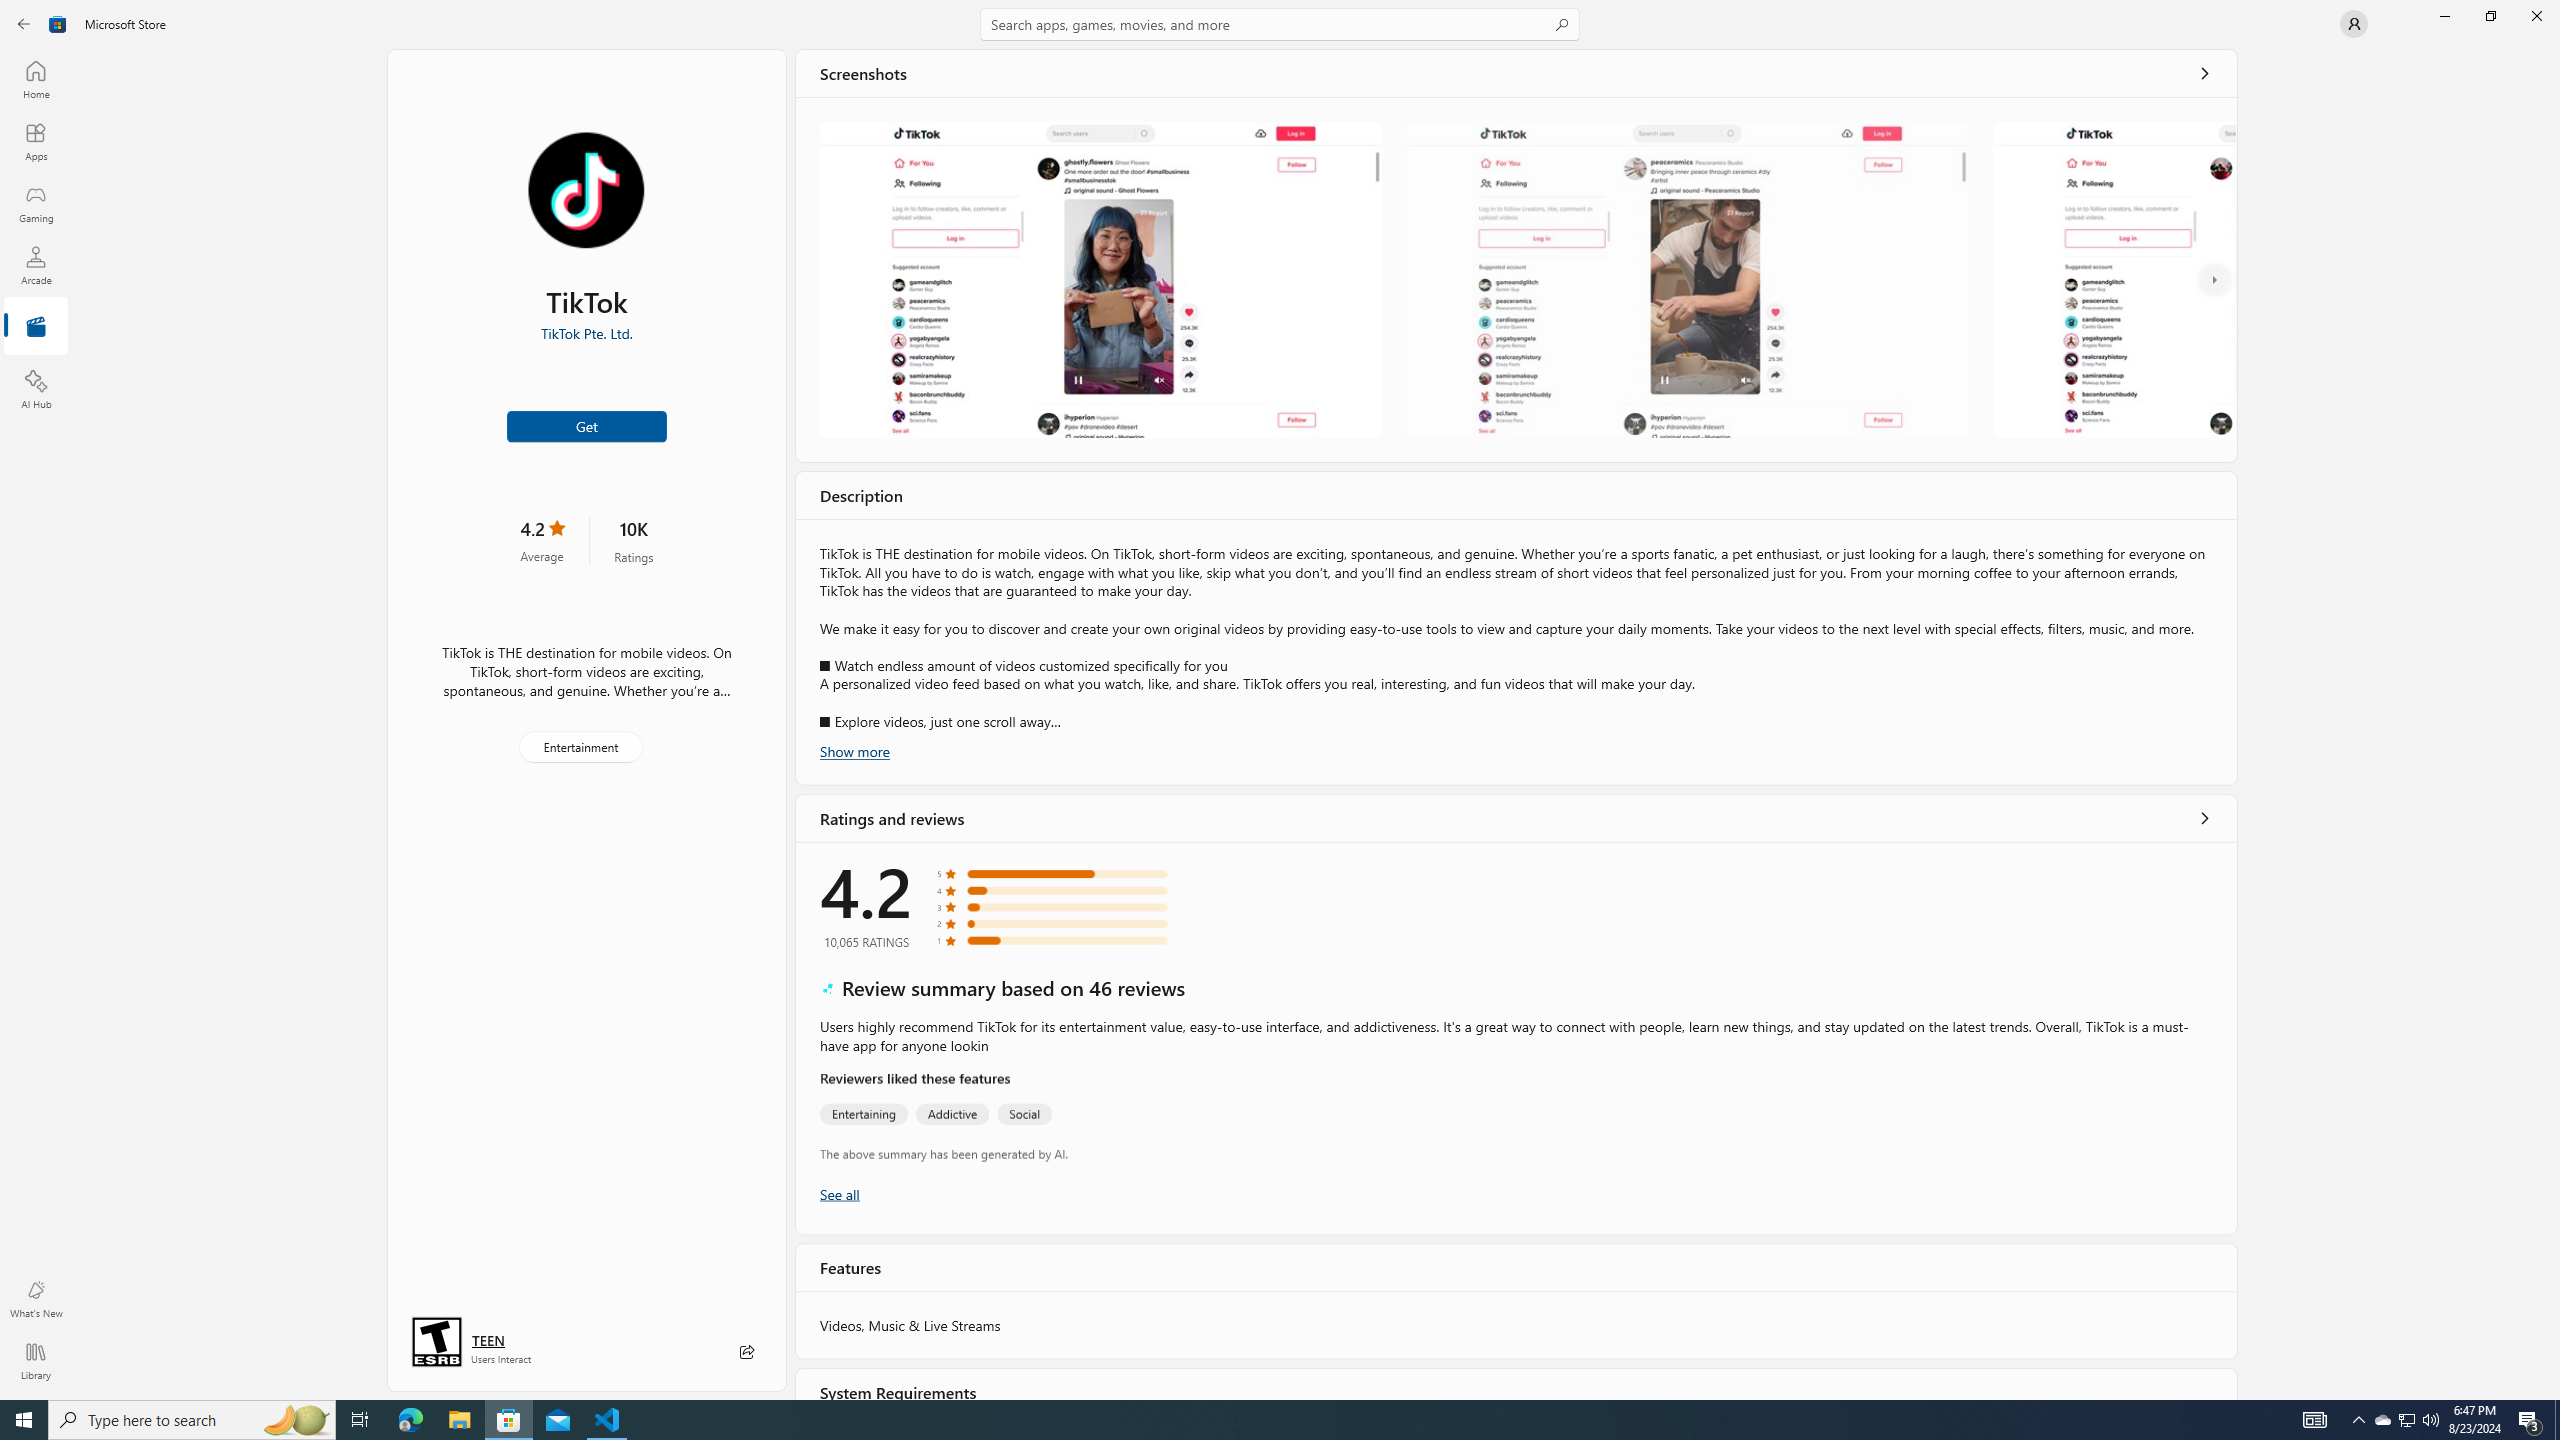  I want to click on 'What', so click(34, 1298).